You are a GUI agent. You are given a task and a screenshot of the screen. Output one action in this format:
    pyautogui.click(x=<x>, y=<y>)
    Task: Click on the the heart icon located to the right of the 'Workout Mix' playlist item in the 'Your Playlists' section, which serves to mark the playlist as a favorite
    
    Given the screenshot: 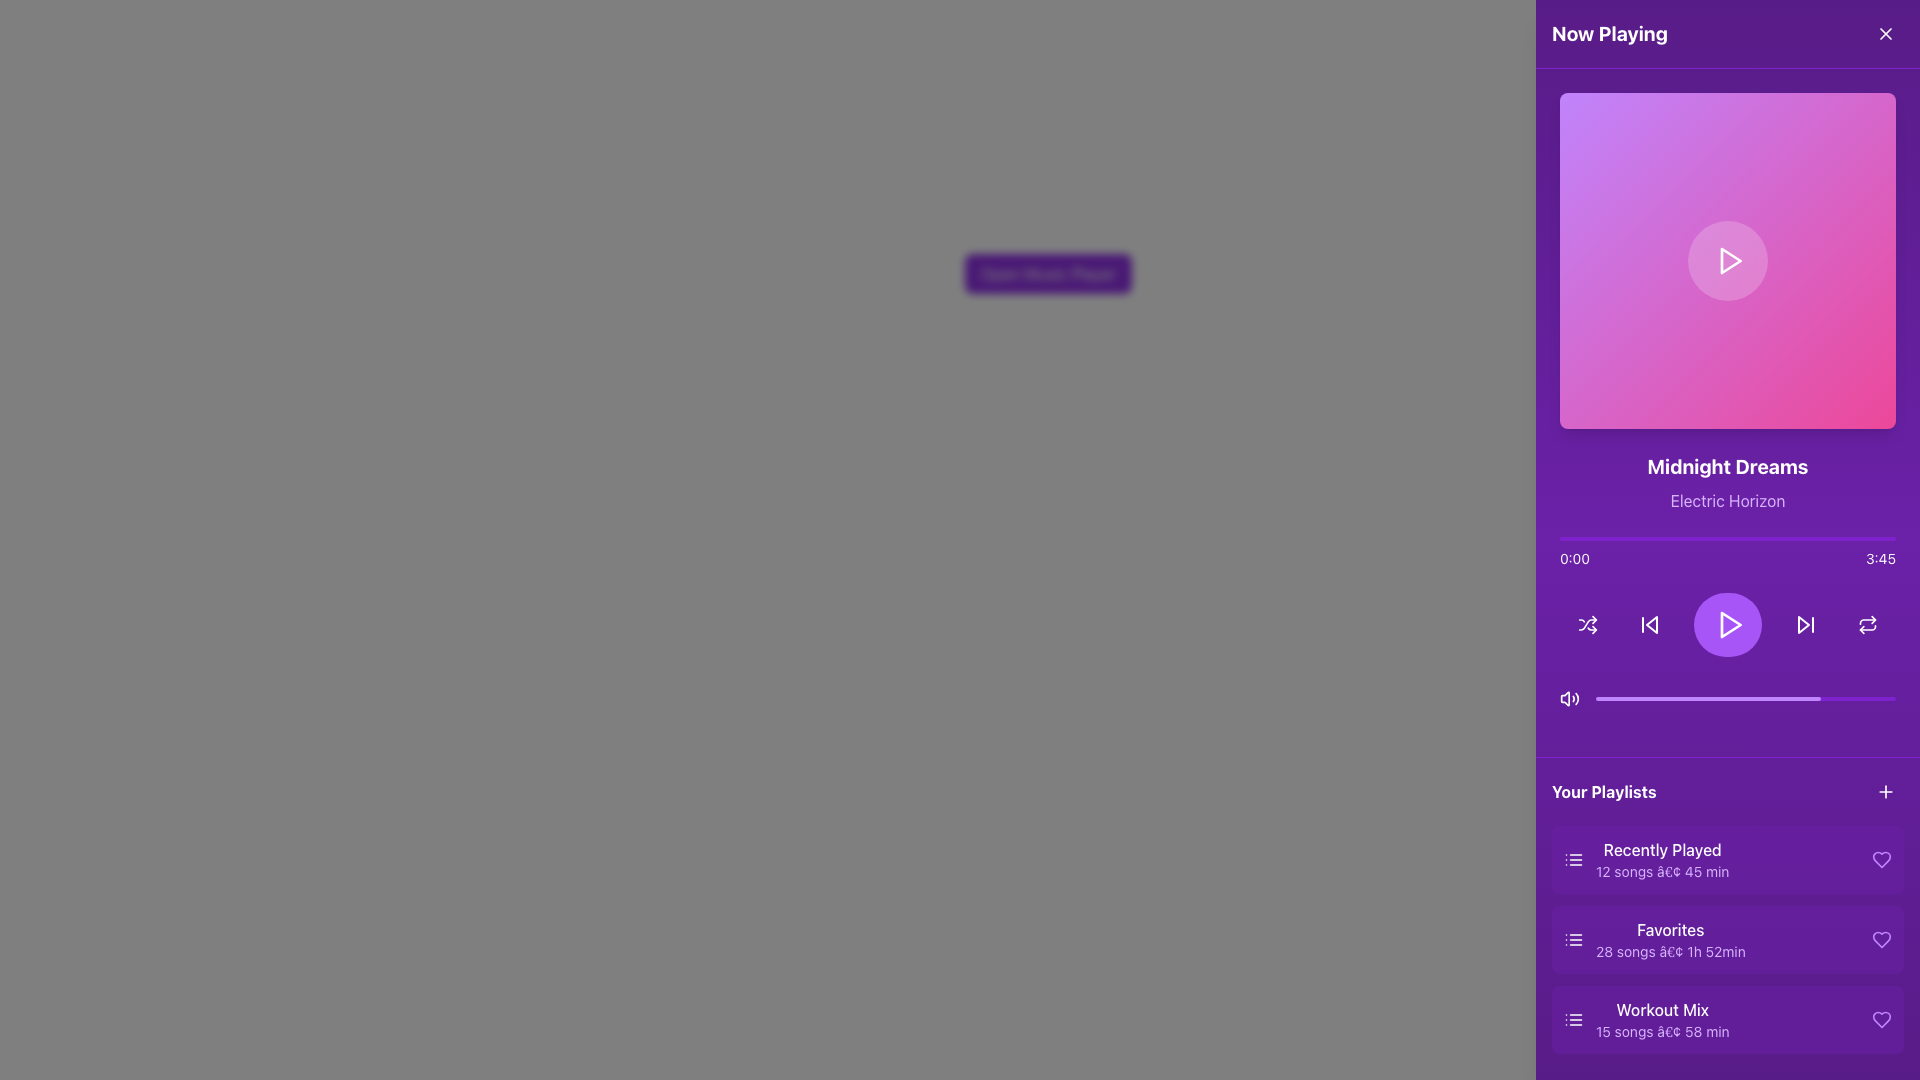 What is the action you would take?
    pyautogui.click(x=1880, y=1019)
    